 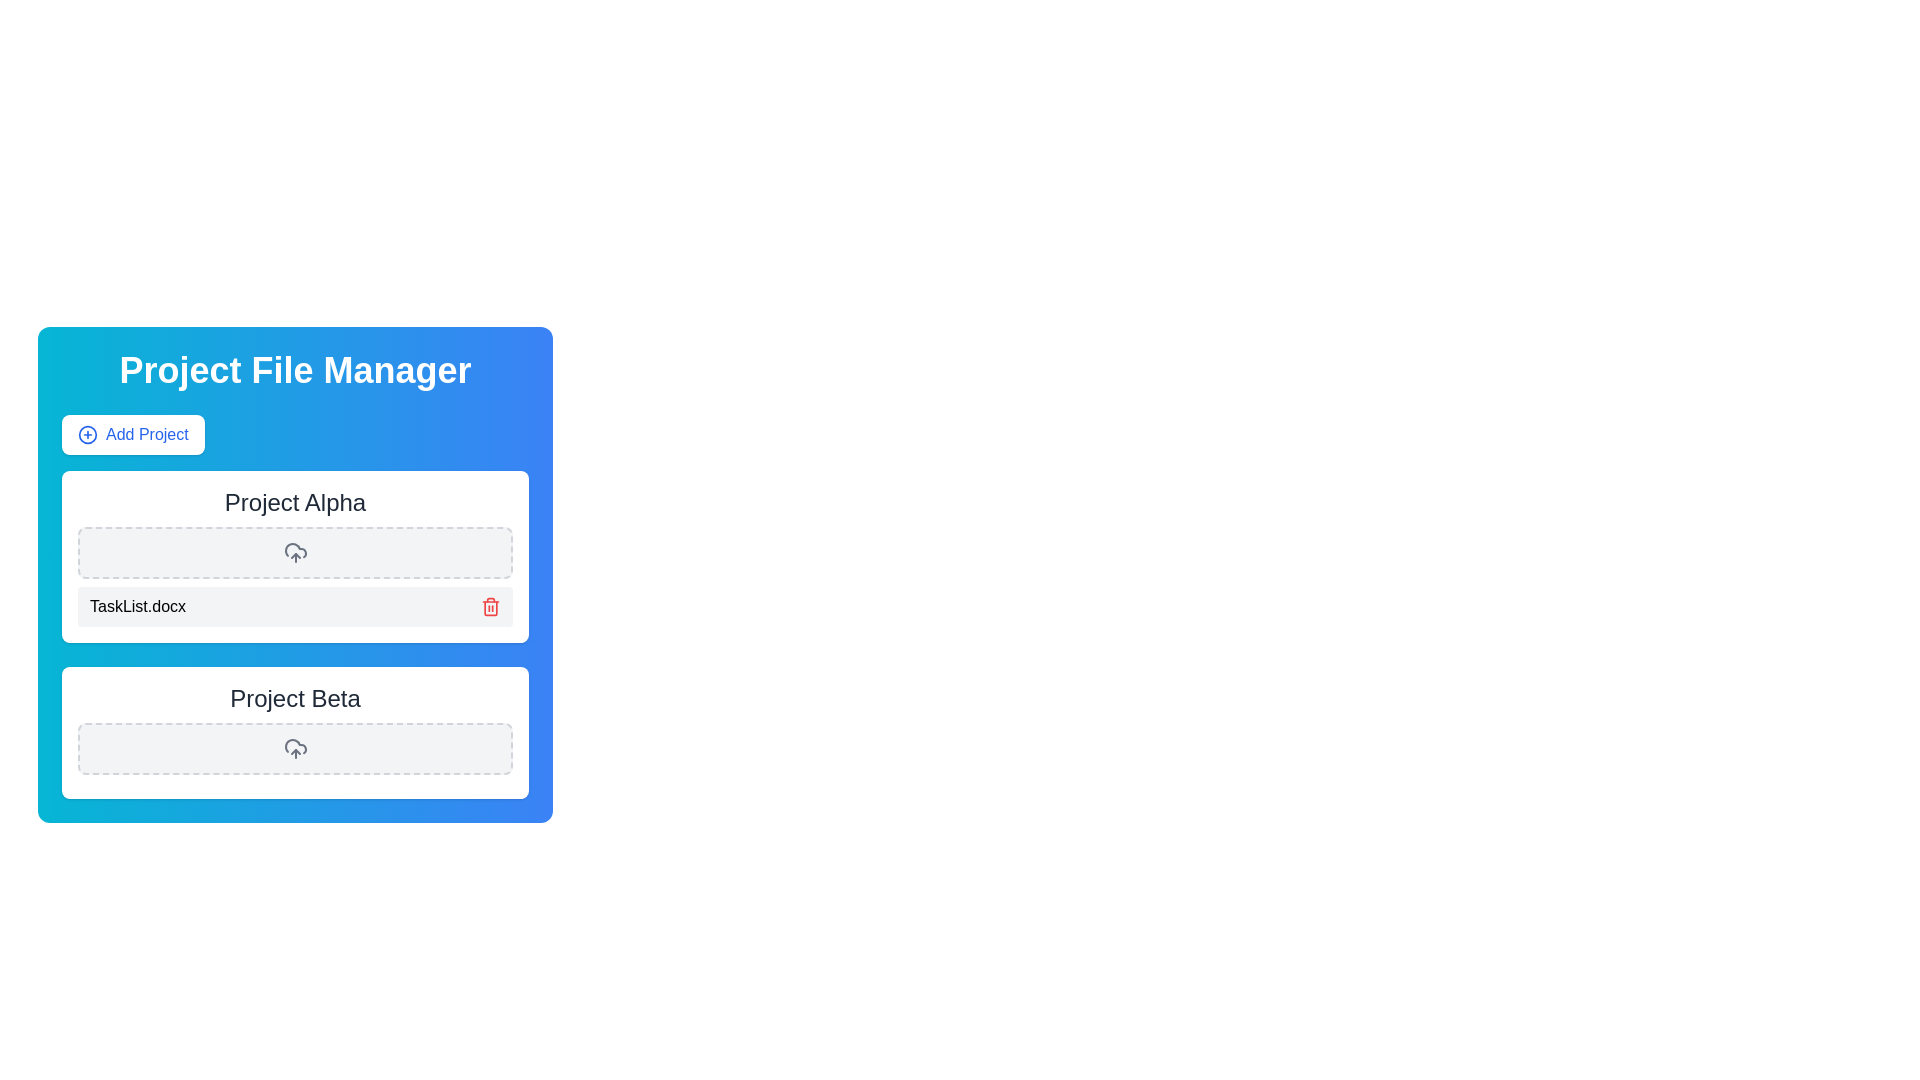 What do you see at coordinates (86, 434) in the screenshot?
I see `the 'Add Project' button icon located at the upper-left portion of the interface, which represents the action of adding a new project` at bounding box center [86, 434].